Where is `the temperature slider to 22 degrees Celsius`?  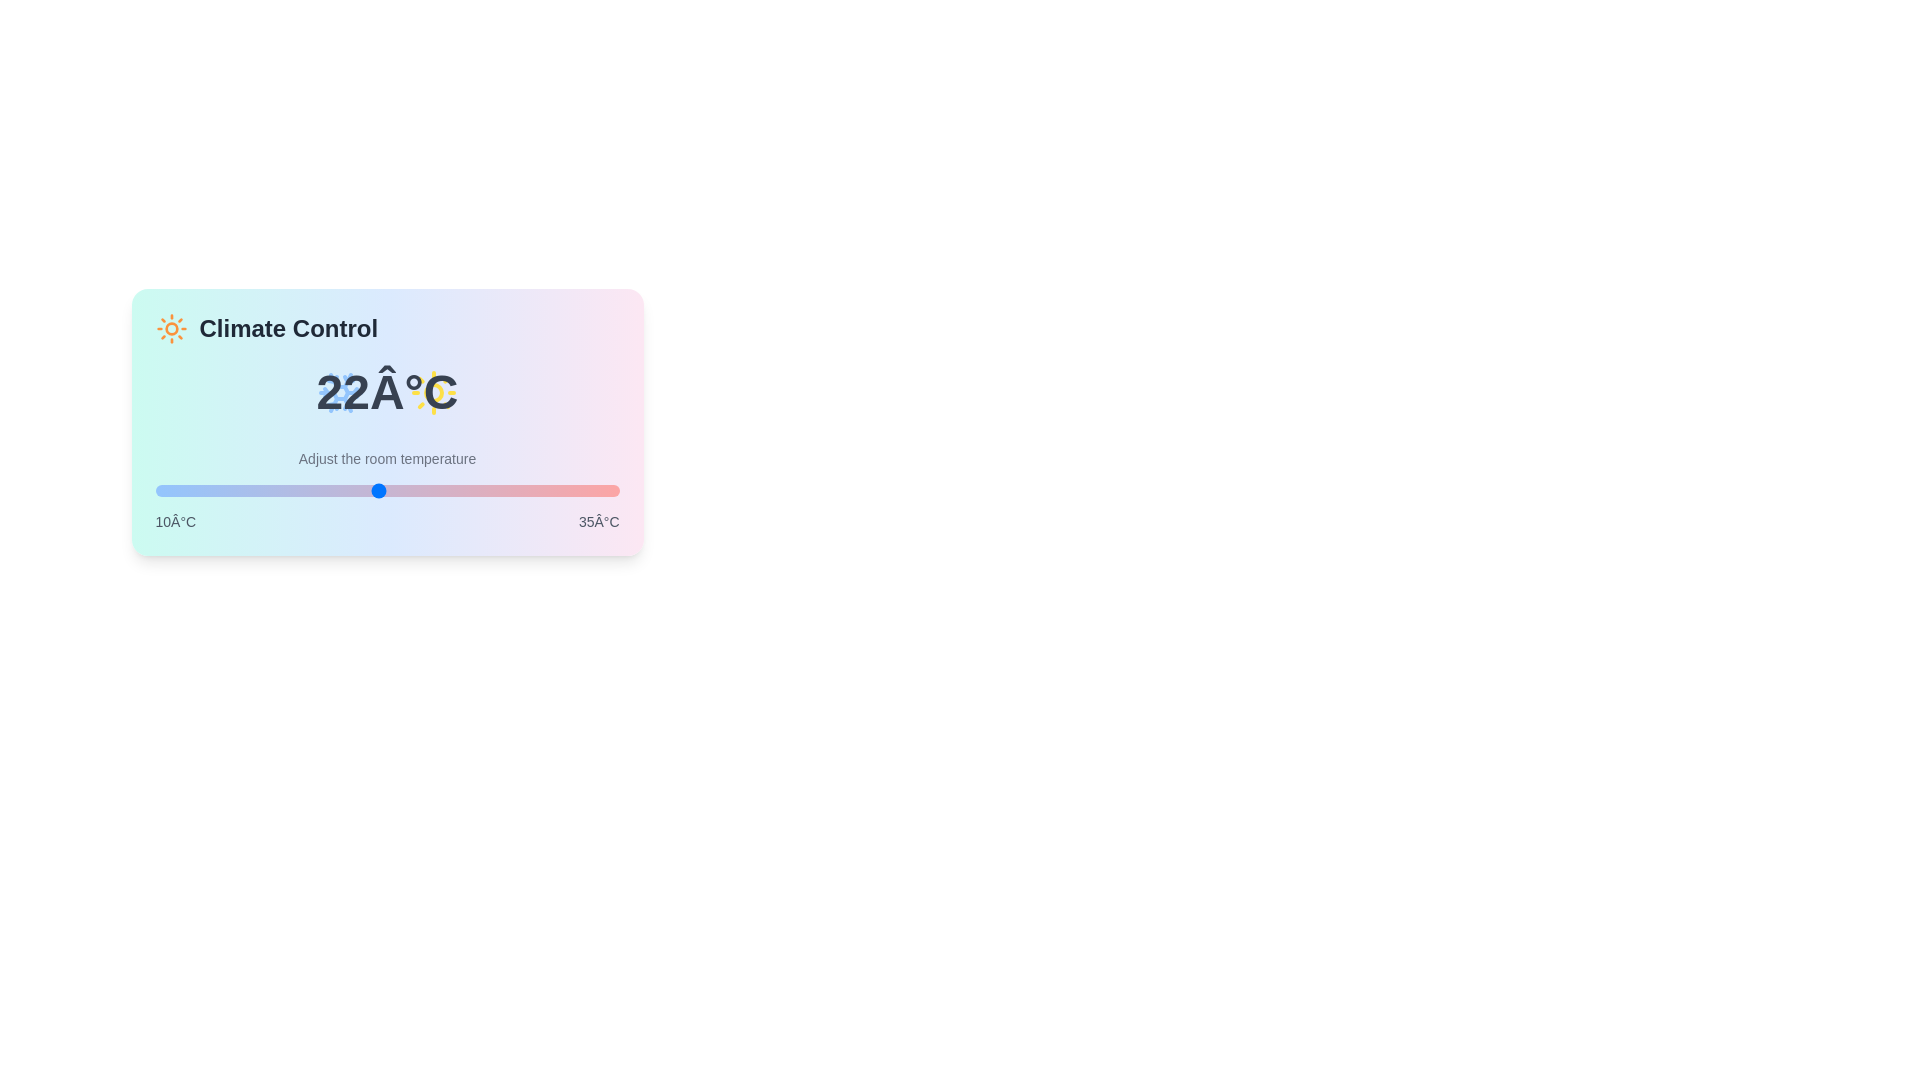 the temperature slider to 22 degrees Celsius is located at coordinates (378, 490).